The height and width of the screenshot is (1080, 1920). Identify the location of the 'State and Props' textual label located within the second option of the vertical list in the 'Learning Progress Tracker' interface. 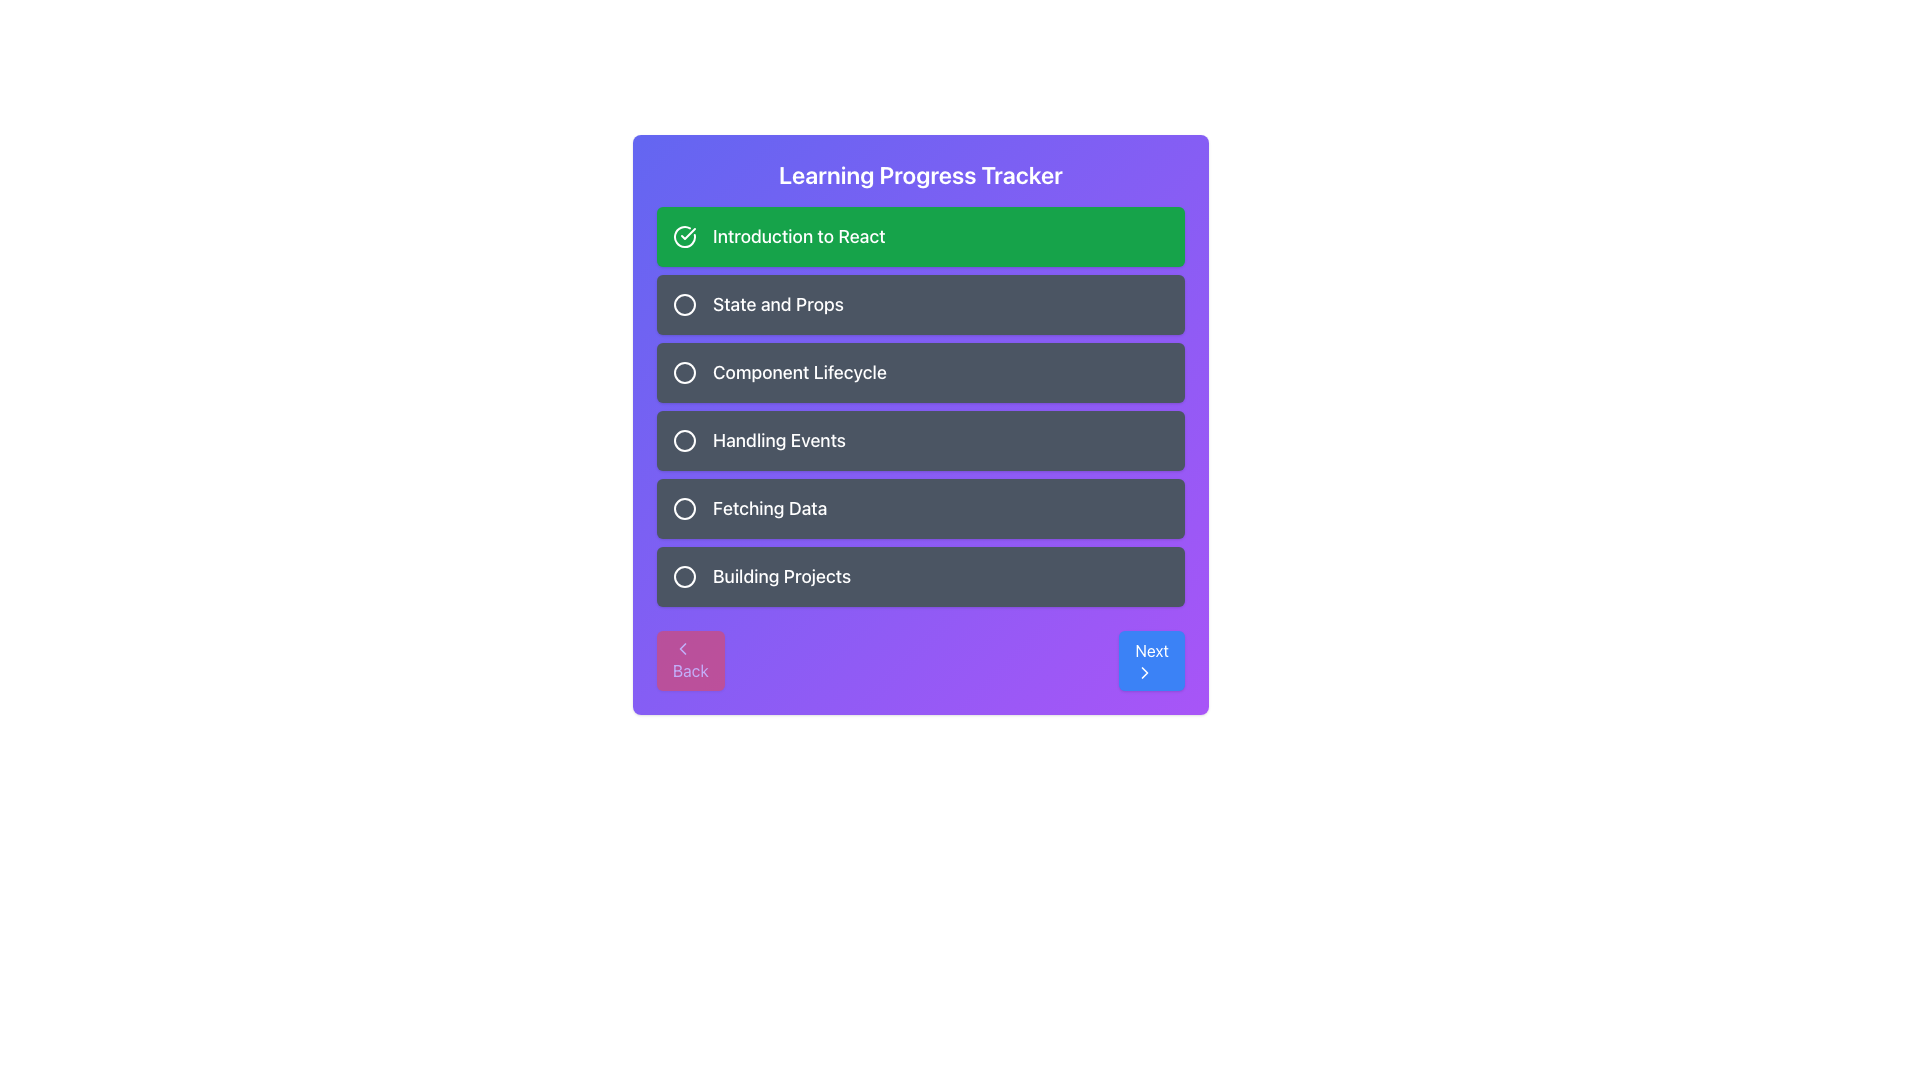
(777, 304).